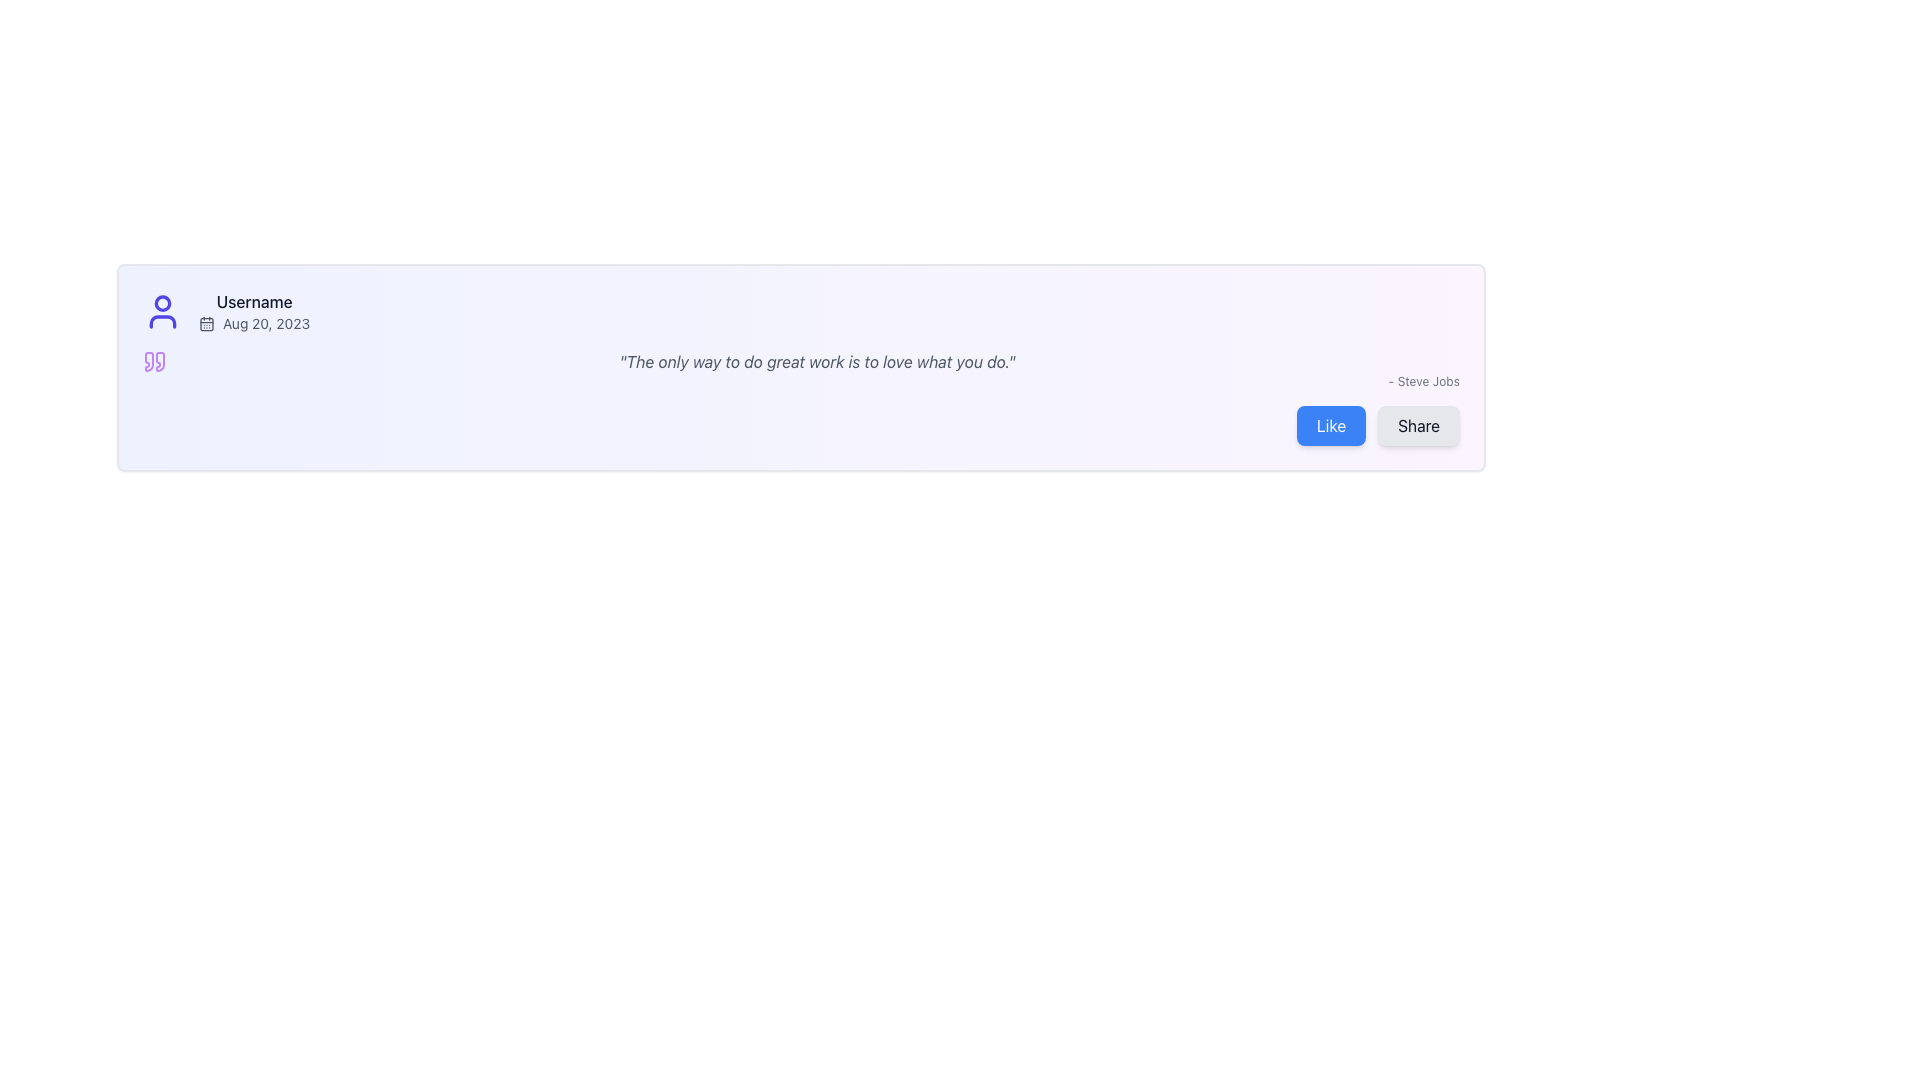 The image size is (1920, 1080). What do you see at coordinates (153, 362) in the screenshot?
I see `the graphical icon resembling a pair of quotation marks, which is styled with a light purple color and positioned at the beginning of the quote text` at bounding box center [153, 362].